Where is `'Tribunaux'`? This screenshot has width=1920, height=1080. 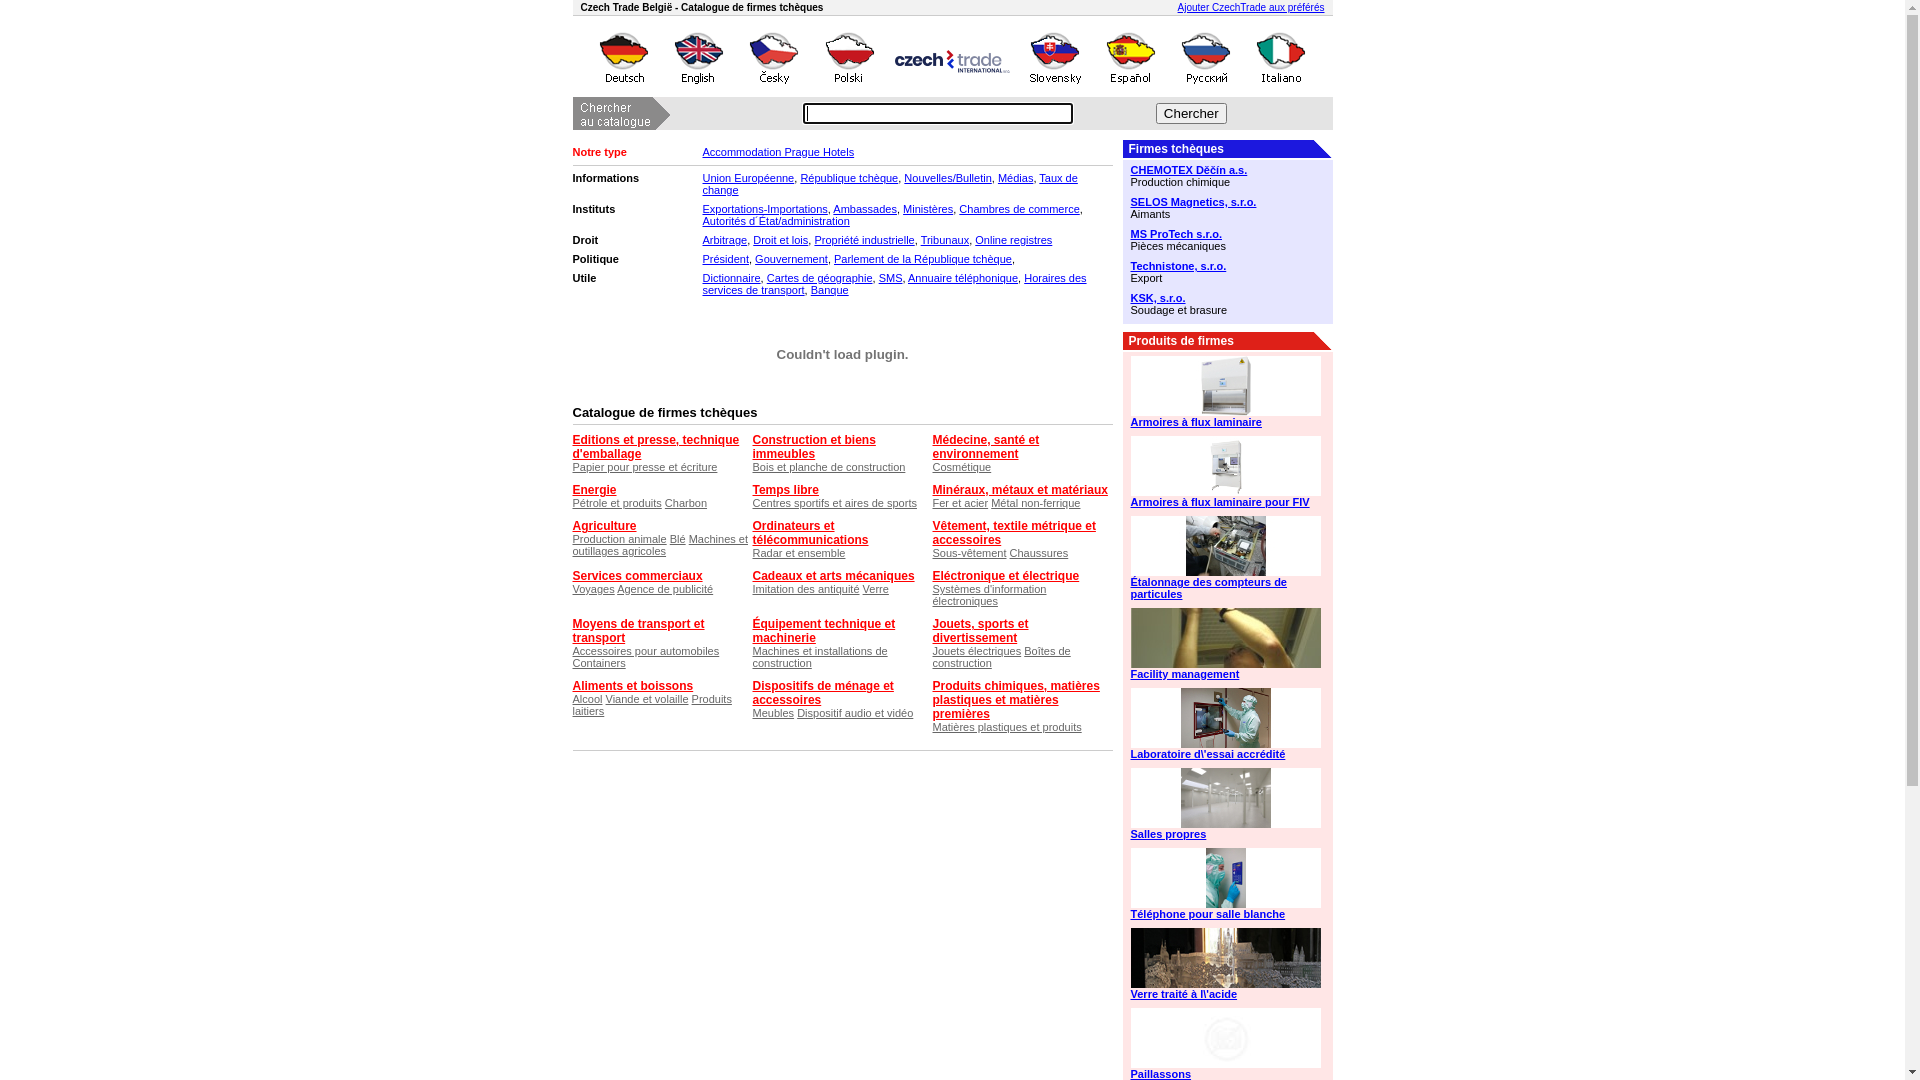
'Tribunaux' is located at coordinates (944, 238).